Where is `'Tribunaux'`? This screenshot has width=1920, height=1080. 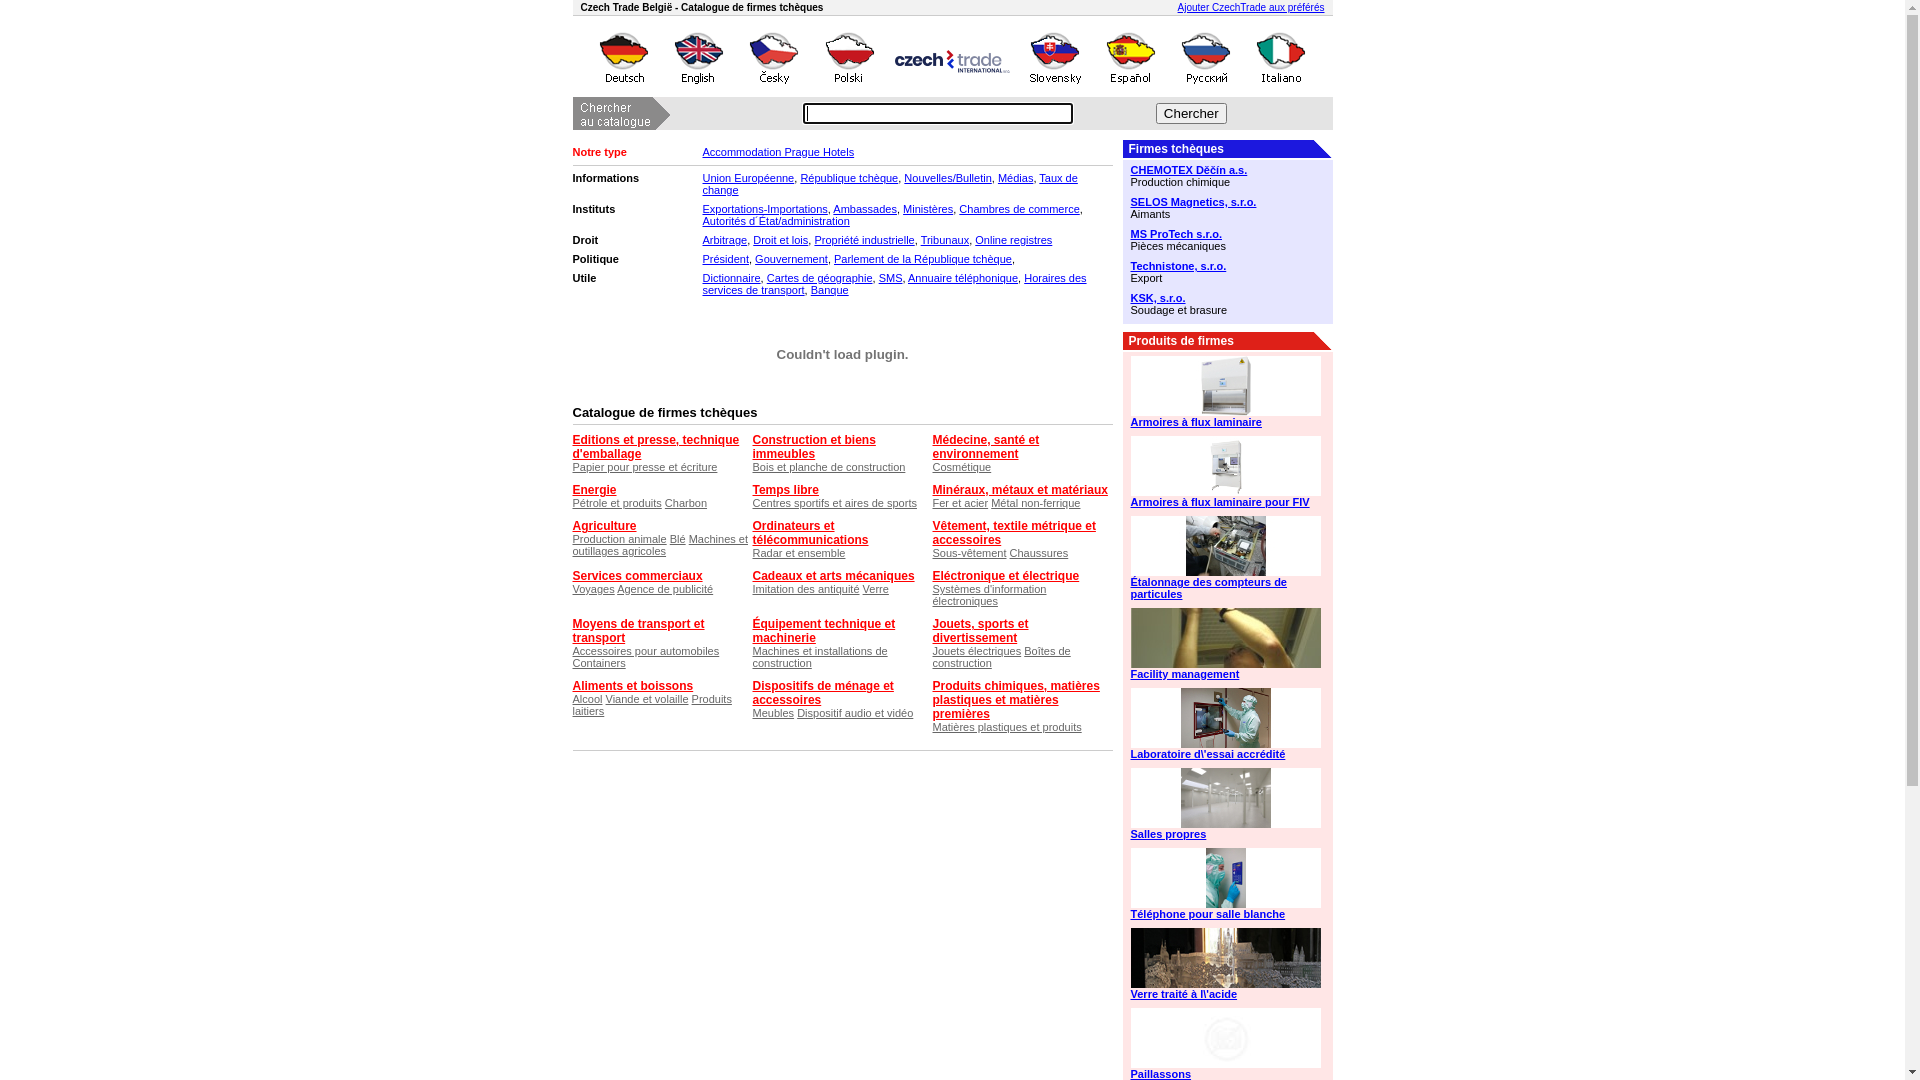
'Tribunaux' is located at coordinates (944, 238).